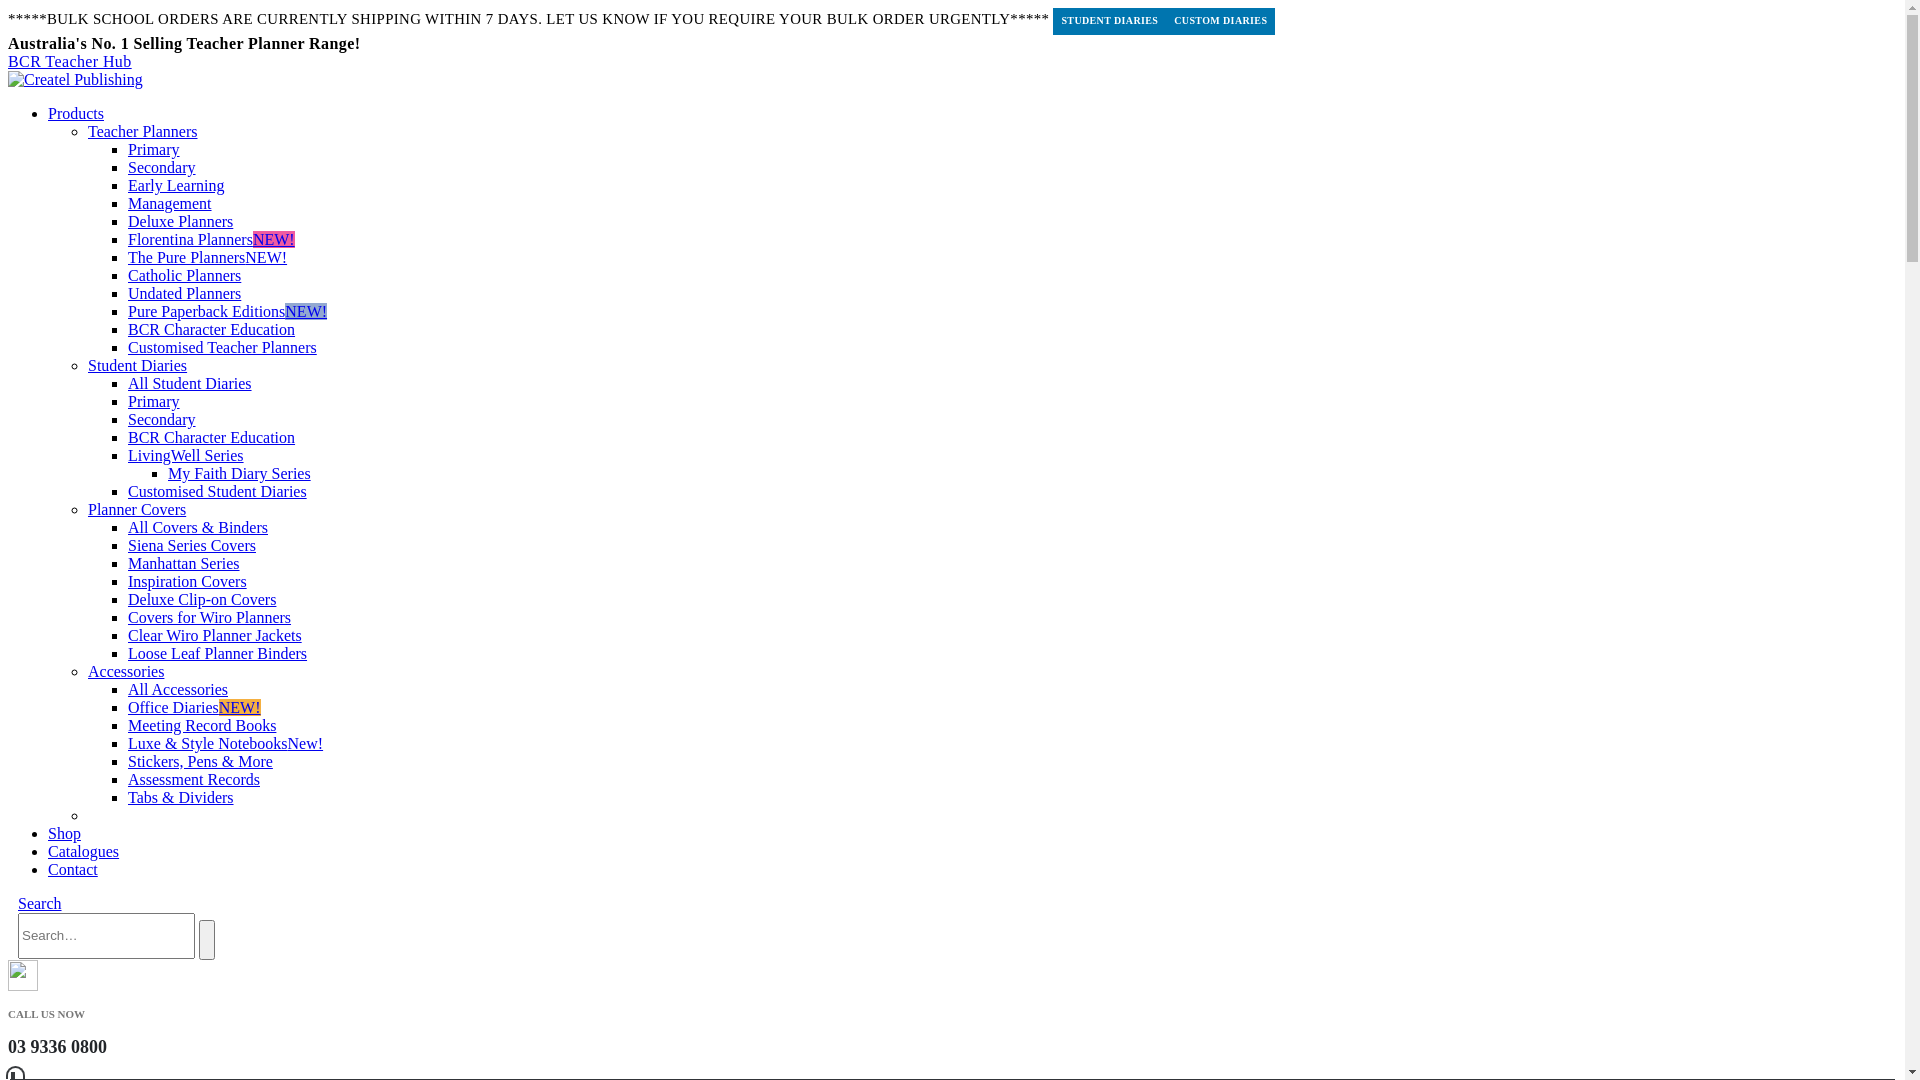 The image size is (1920, 1080). Describe the element at coordinates (1219, 21) in the screenshot. I see `'CUSTOM DIARIES'` at that location.